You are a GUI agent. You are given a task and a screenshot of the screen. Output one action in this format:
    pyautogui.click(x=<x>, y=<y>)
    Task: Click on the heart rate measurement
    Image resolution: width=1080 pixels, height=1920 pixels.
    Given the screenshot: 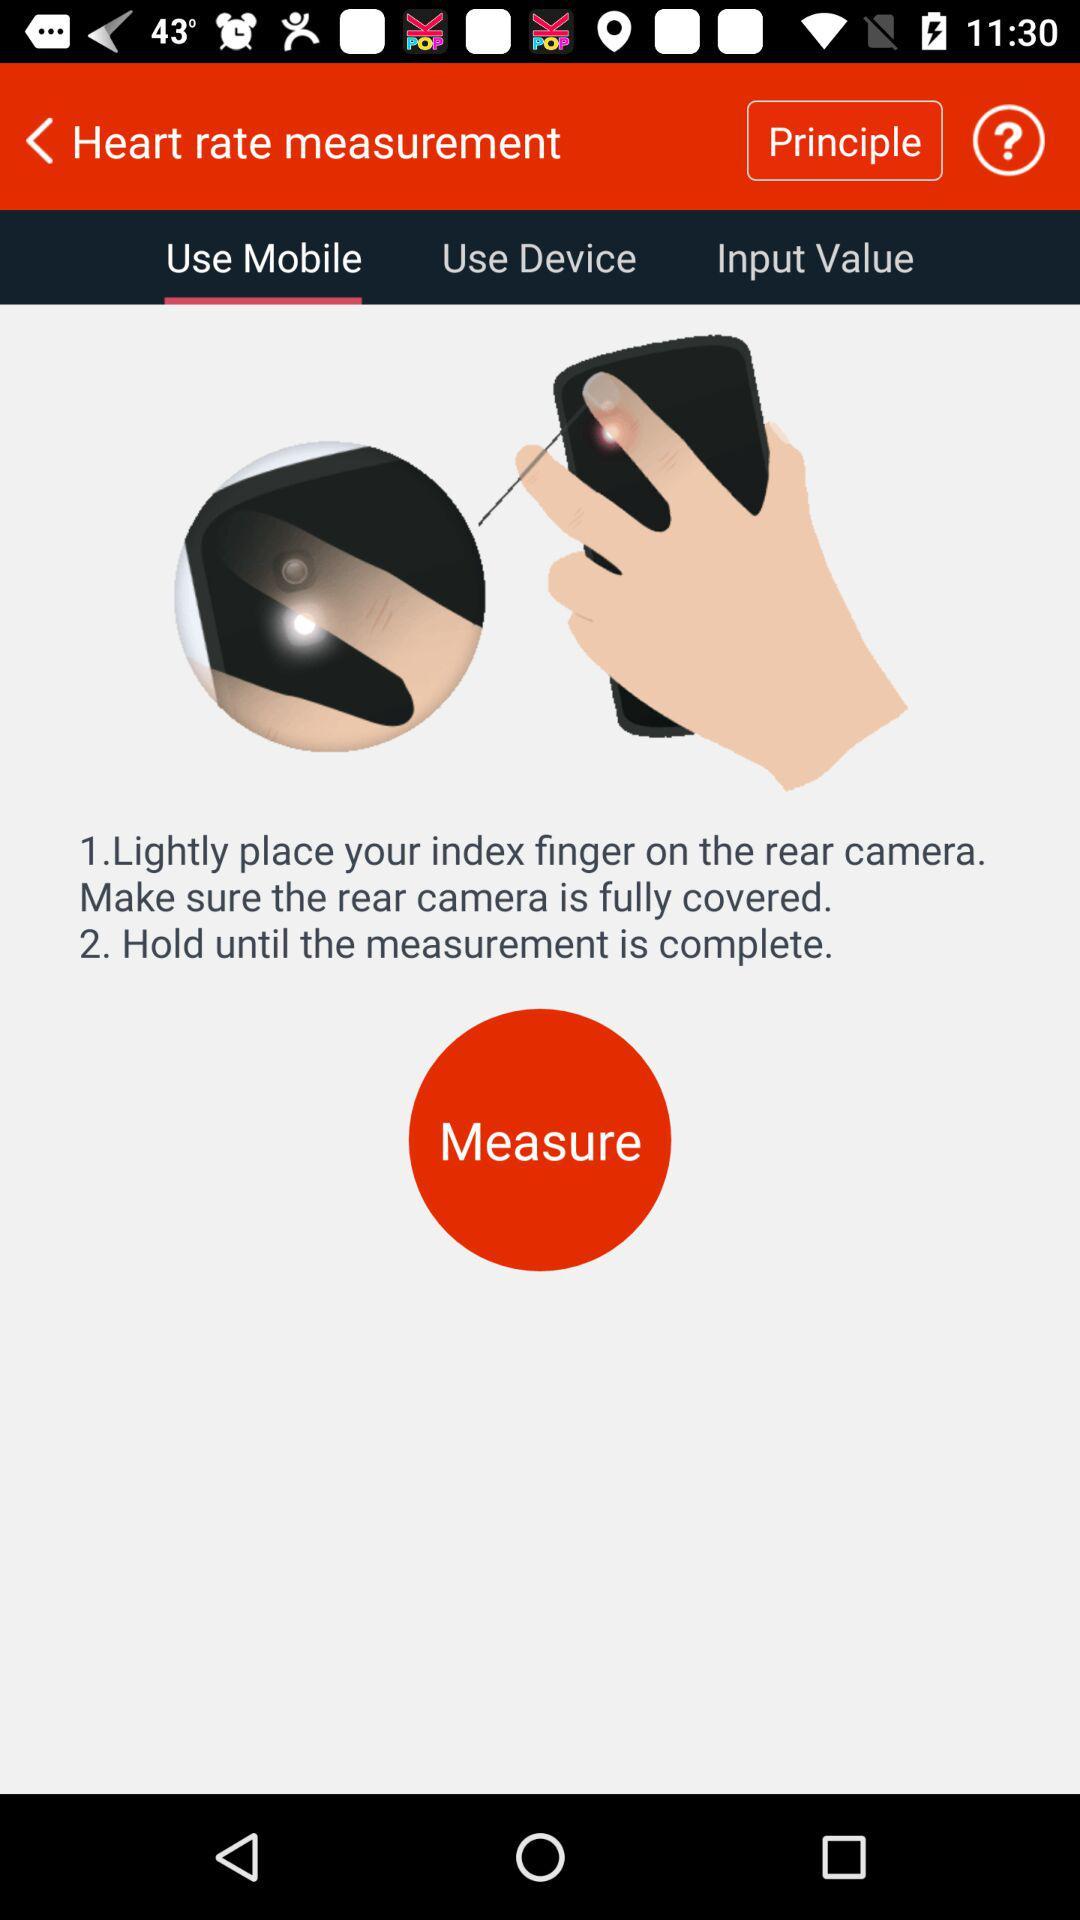 What is the action you would take?
    pyautogui.click(x=373, y=139)
    